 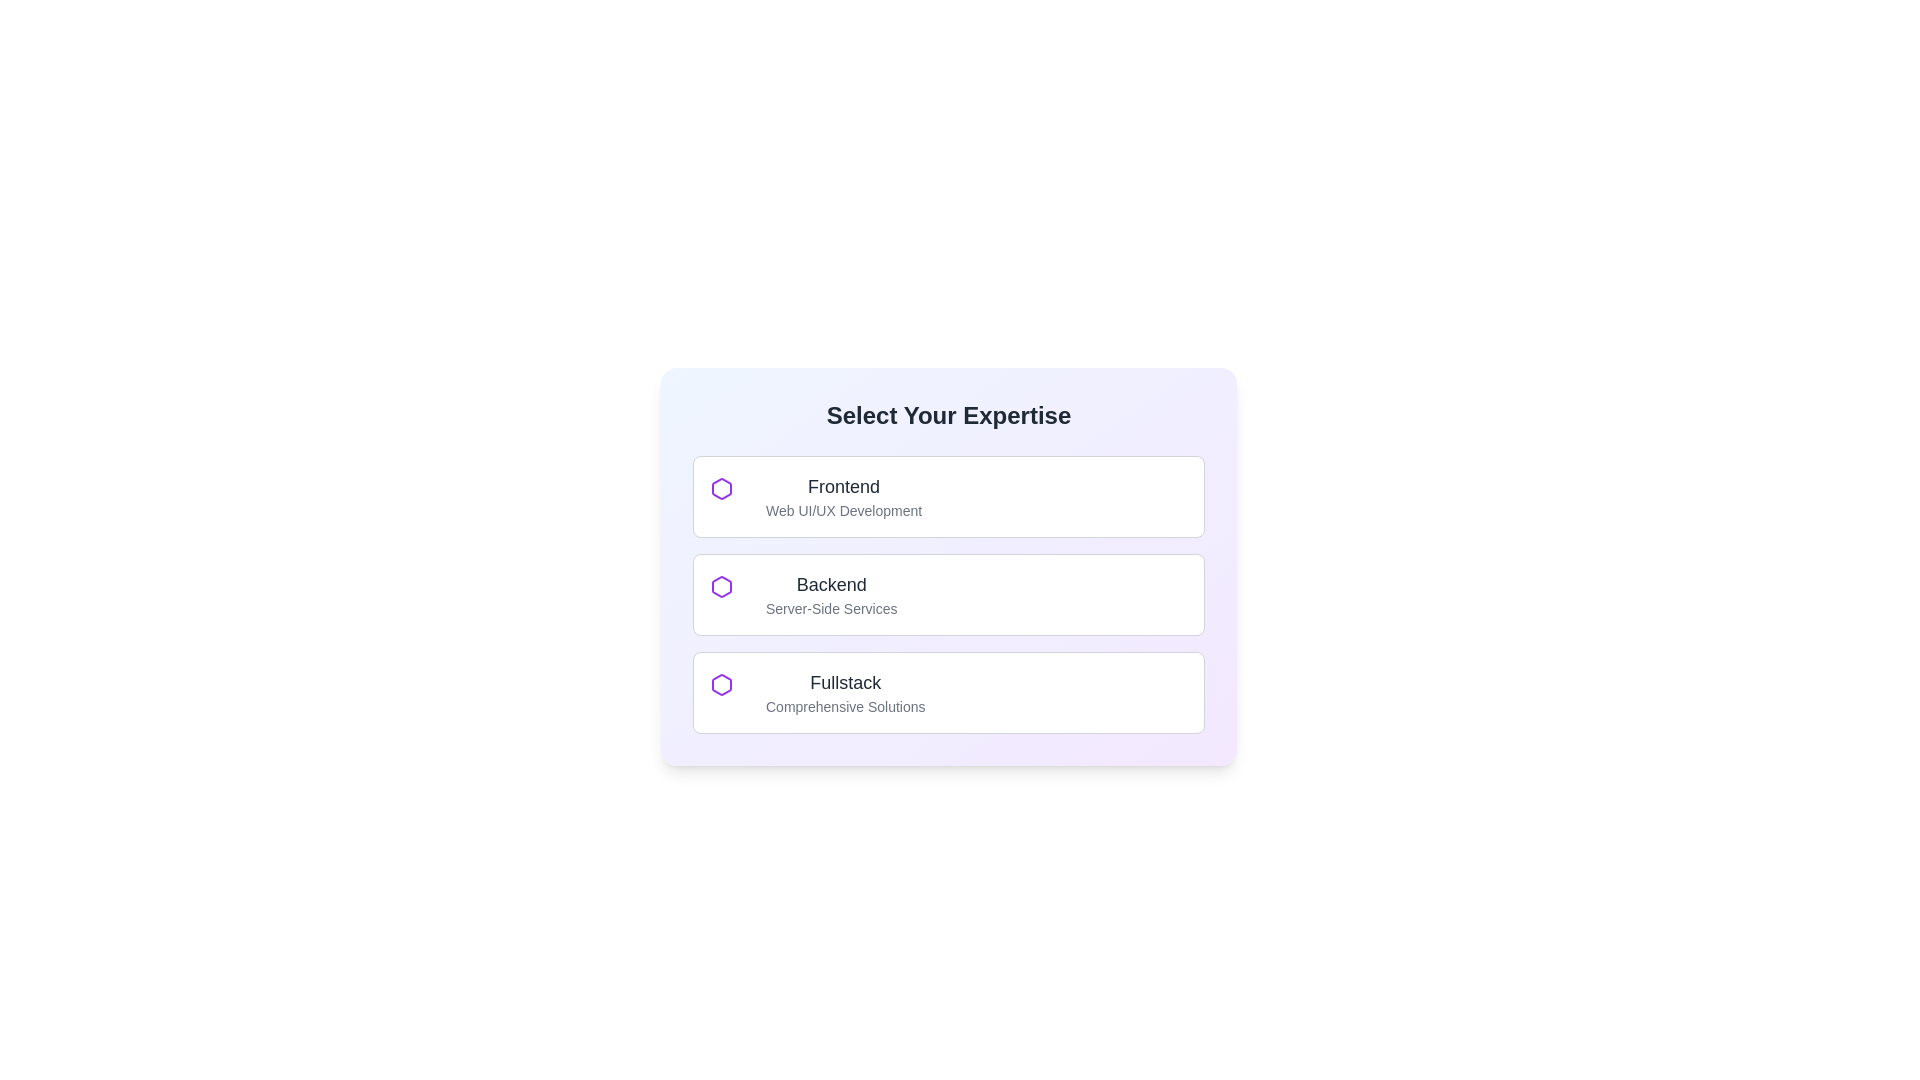 I want to click on the purple hexagon-shaped Decorative icon located at the top-left corner of the Frontend entry in the expertise selection panel, so click(x=728, y=496).